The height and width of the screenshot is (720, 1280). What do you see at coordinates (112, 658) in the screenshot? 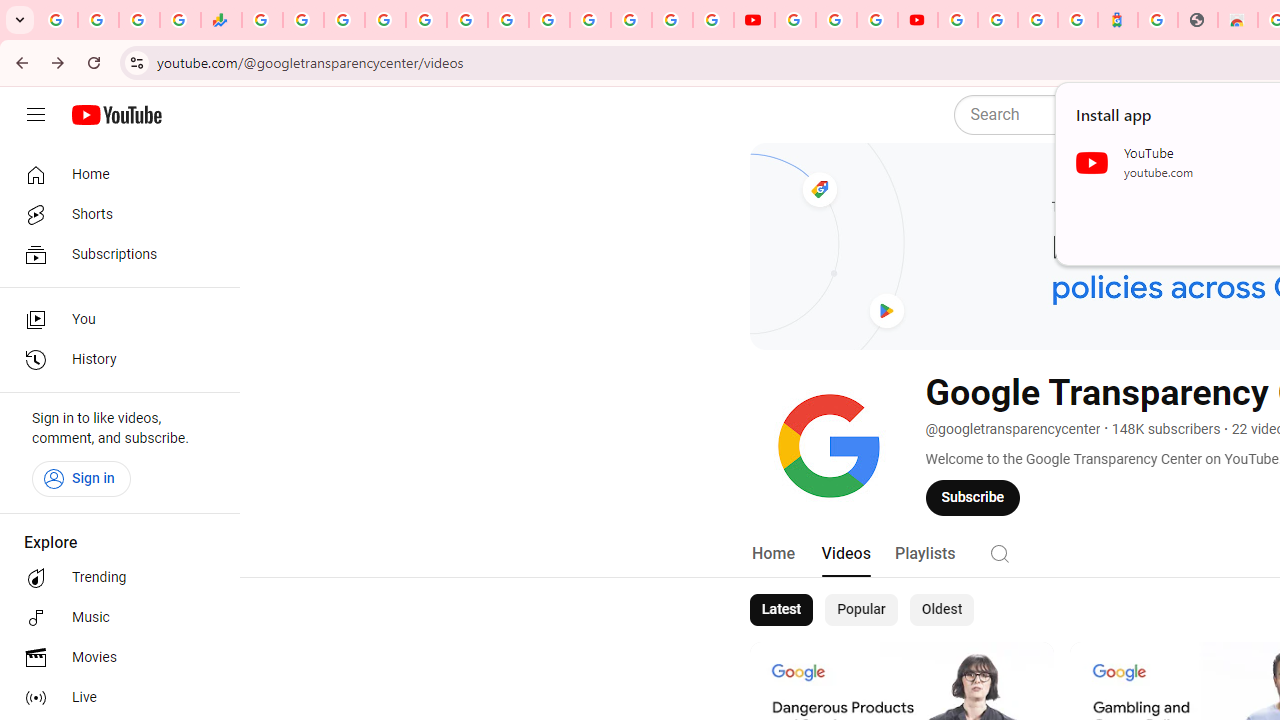
I see `'Movies'` at bounding box center [112, 658].